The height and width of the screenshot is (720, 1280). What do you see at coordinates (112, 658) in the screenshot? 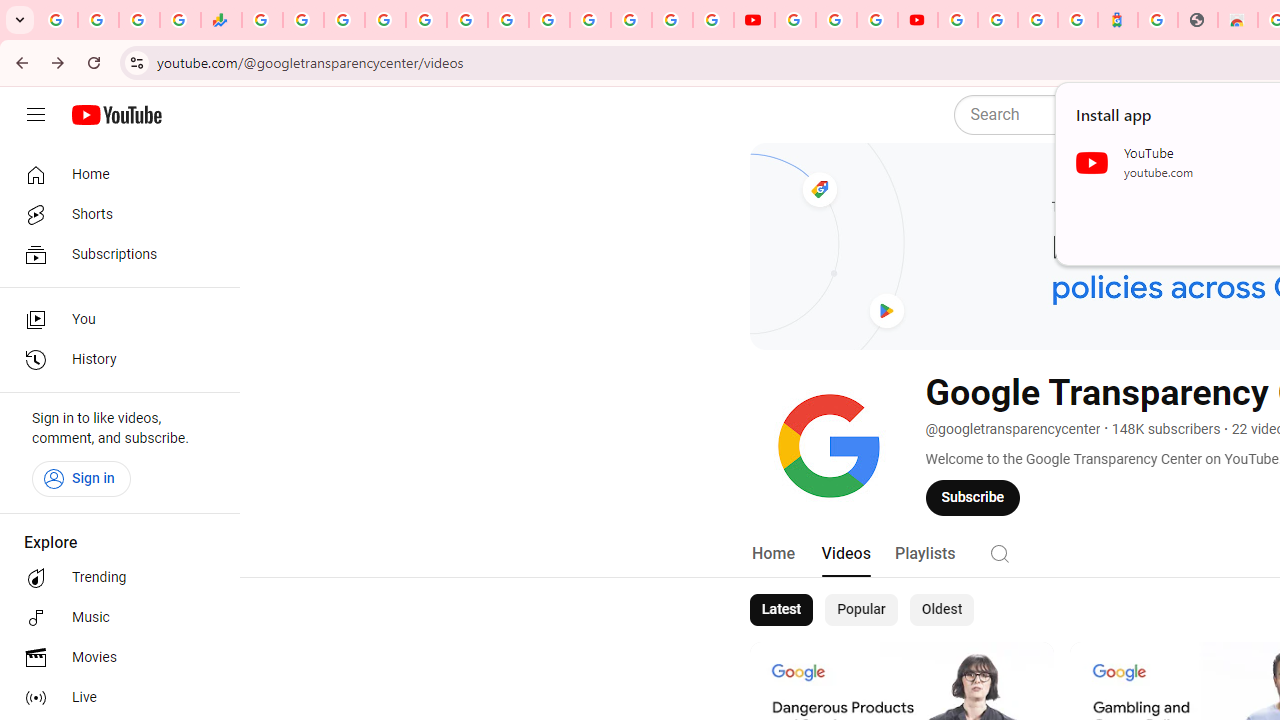
I see `'Movies'` at bounding box center [112, 658].